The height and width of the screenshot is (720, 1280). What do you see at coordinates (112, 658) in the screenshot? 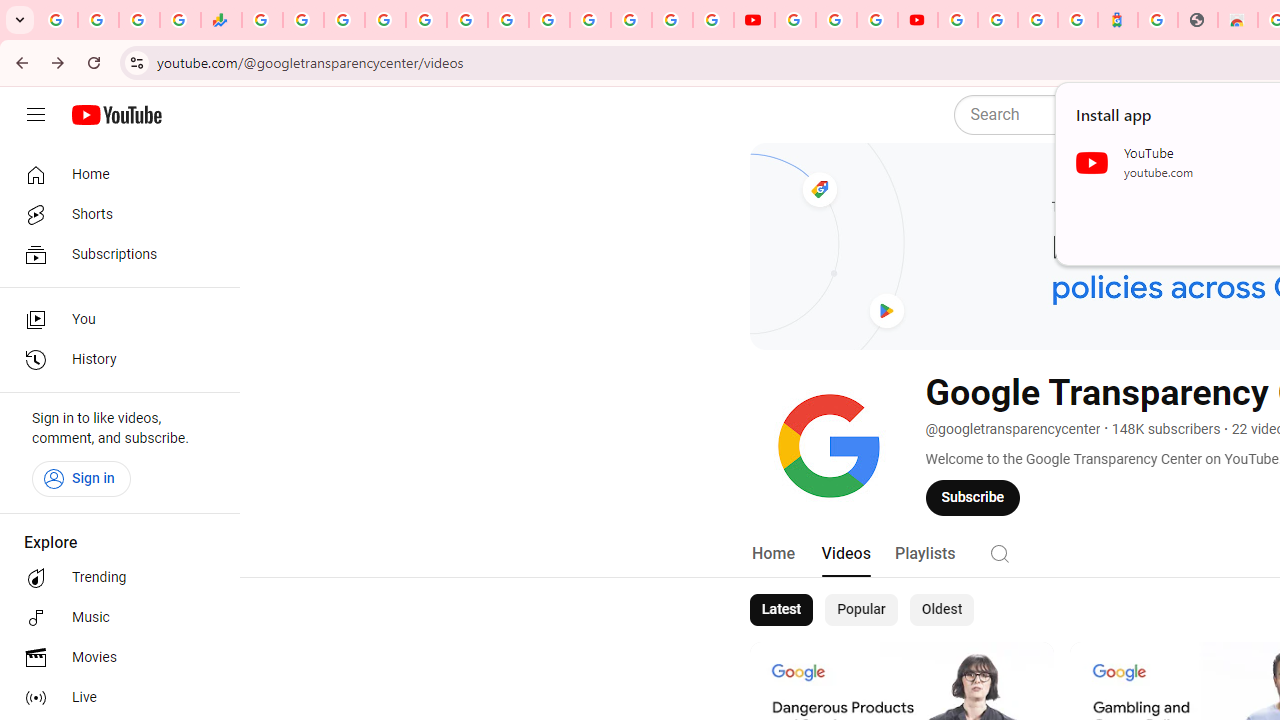
I see `'Movies'` at bounding box center [112, 658].